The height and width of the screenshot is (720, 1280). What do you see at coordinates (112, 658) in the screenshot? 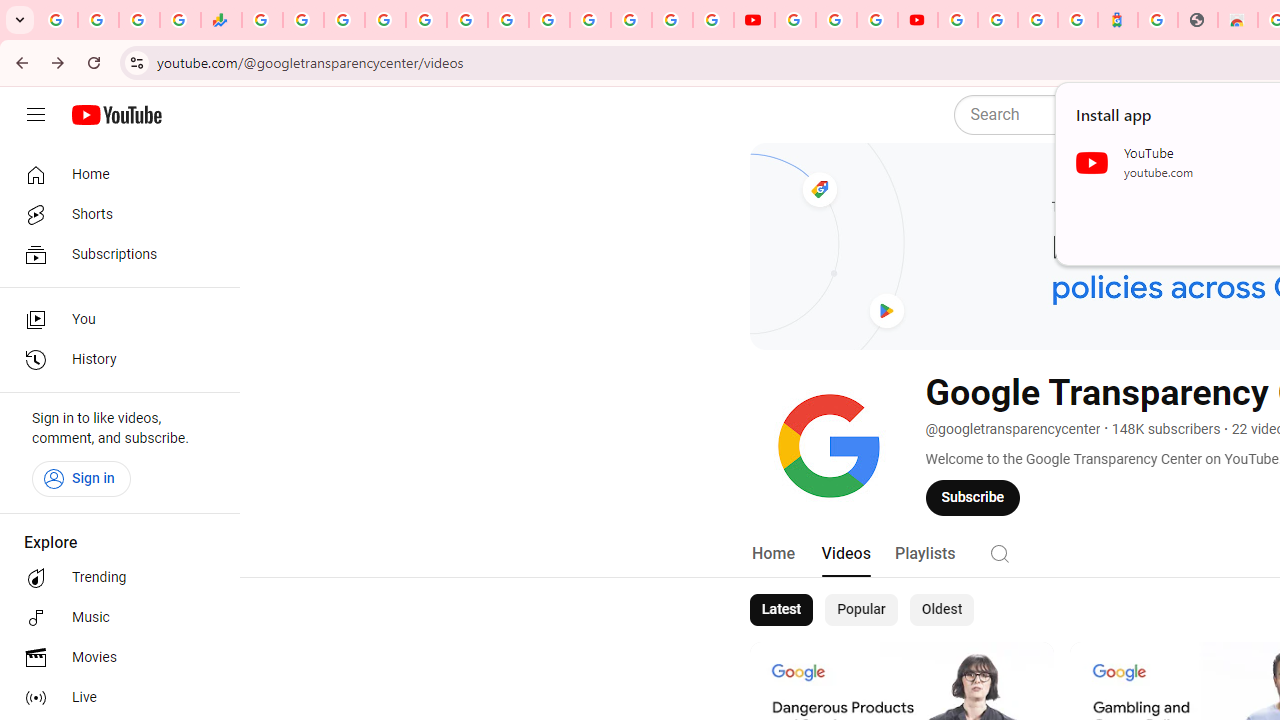
I see `'Movies'` at bounding box center [112, 658].